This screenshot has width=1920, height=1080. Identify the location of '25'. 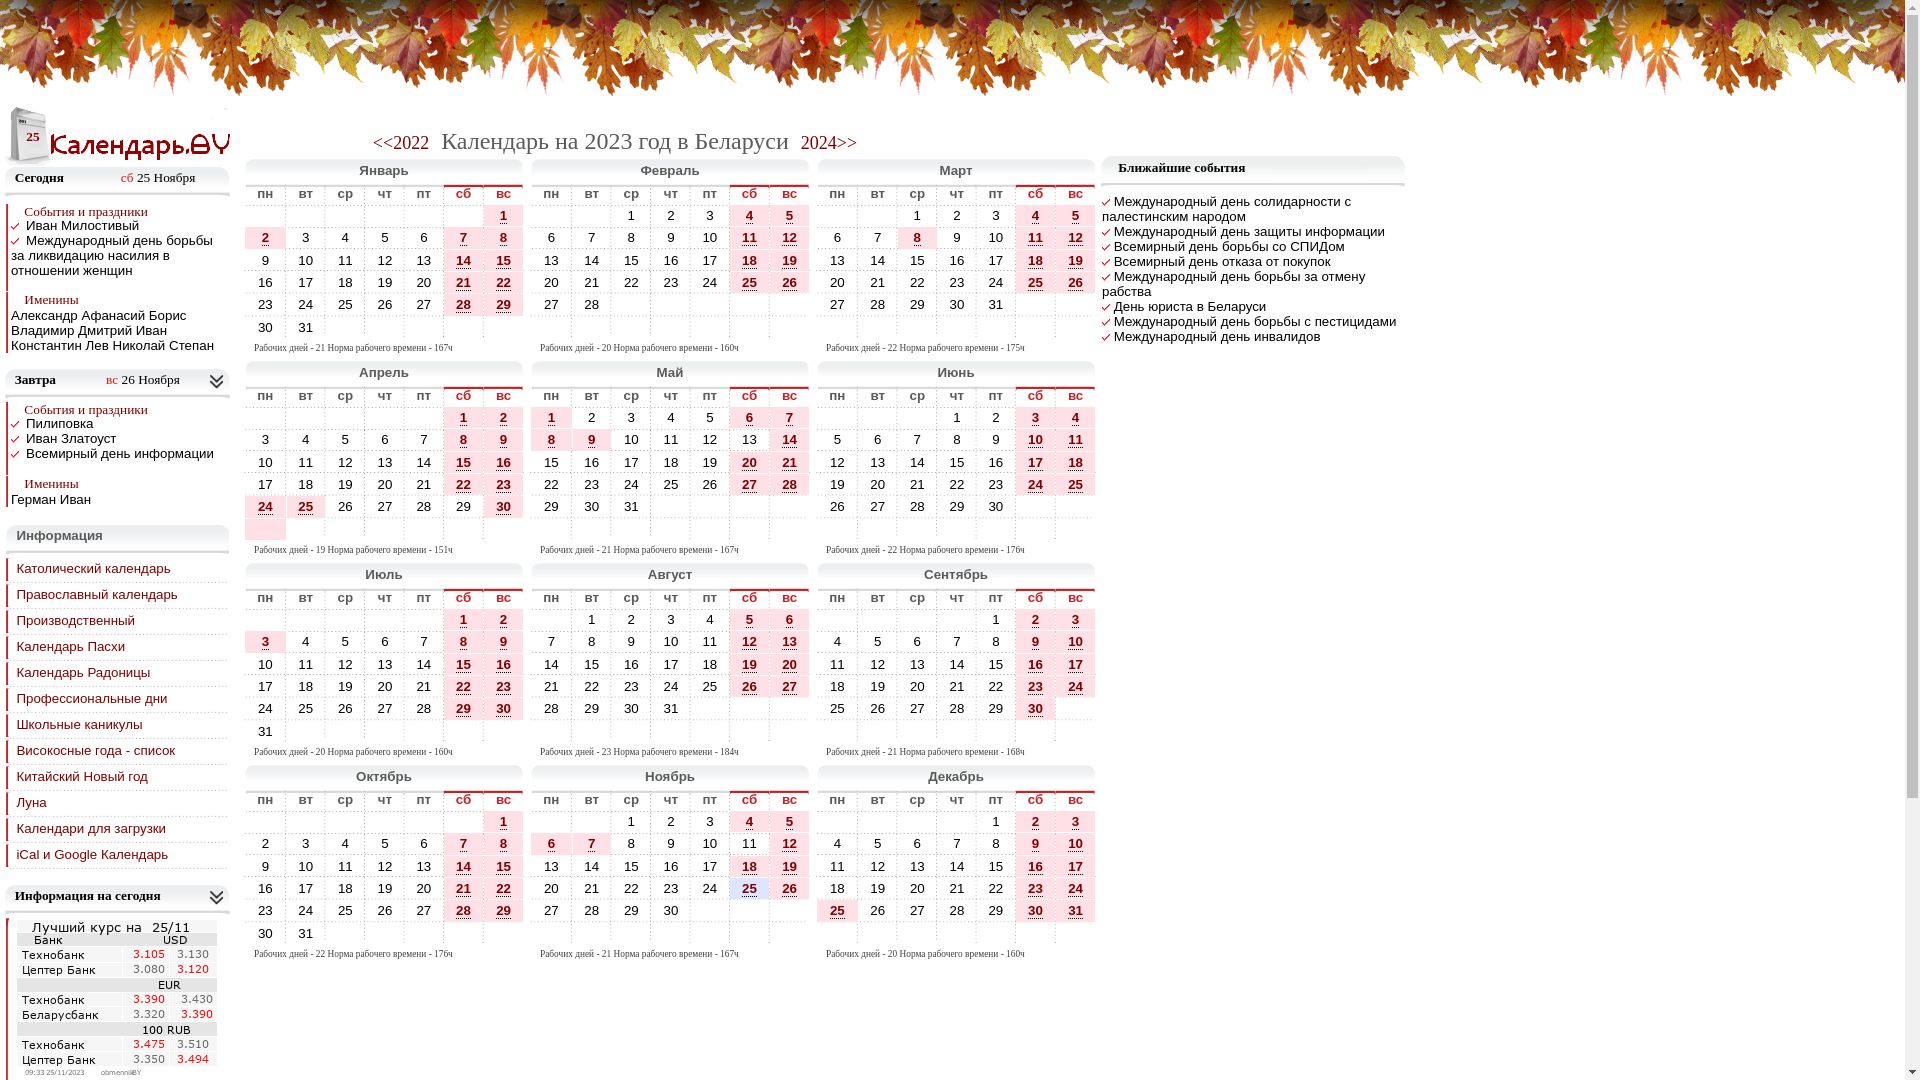
(1035, 282).